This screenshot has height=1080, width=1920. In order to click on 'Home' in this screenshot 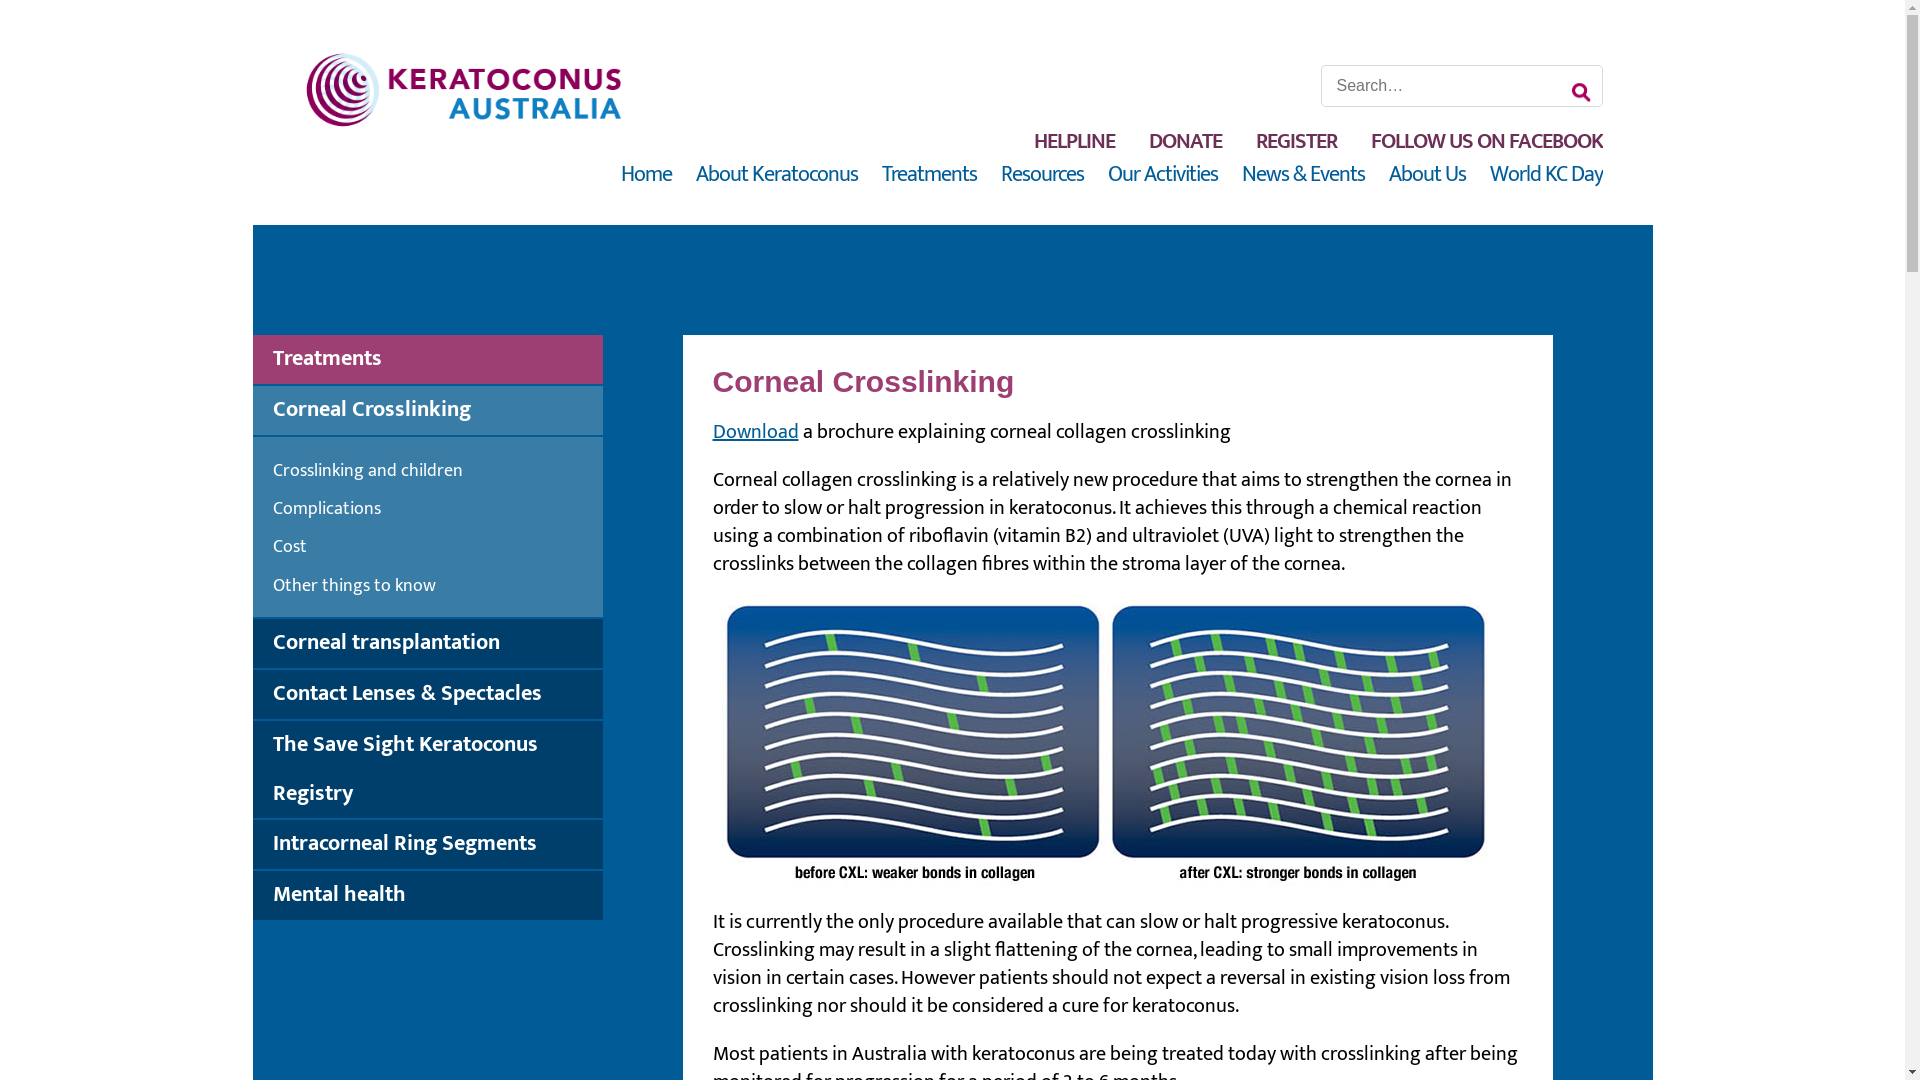, I will do `click(645, 173)`.